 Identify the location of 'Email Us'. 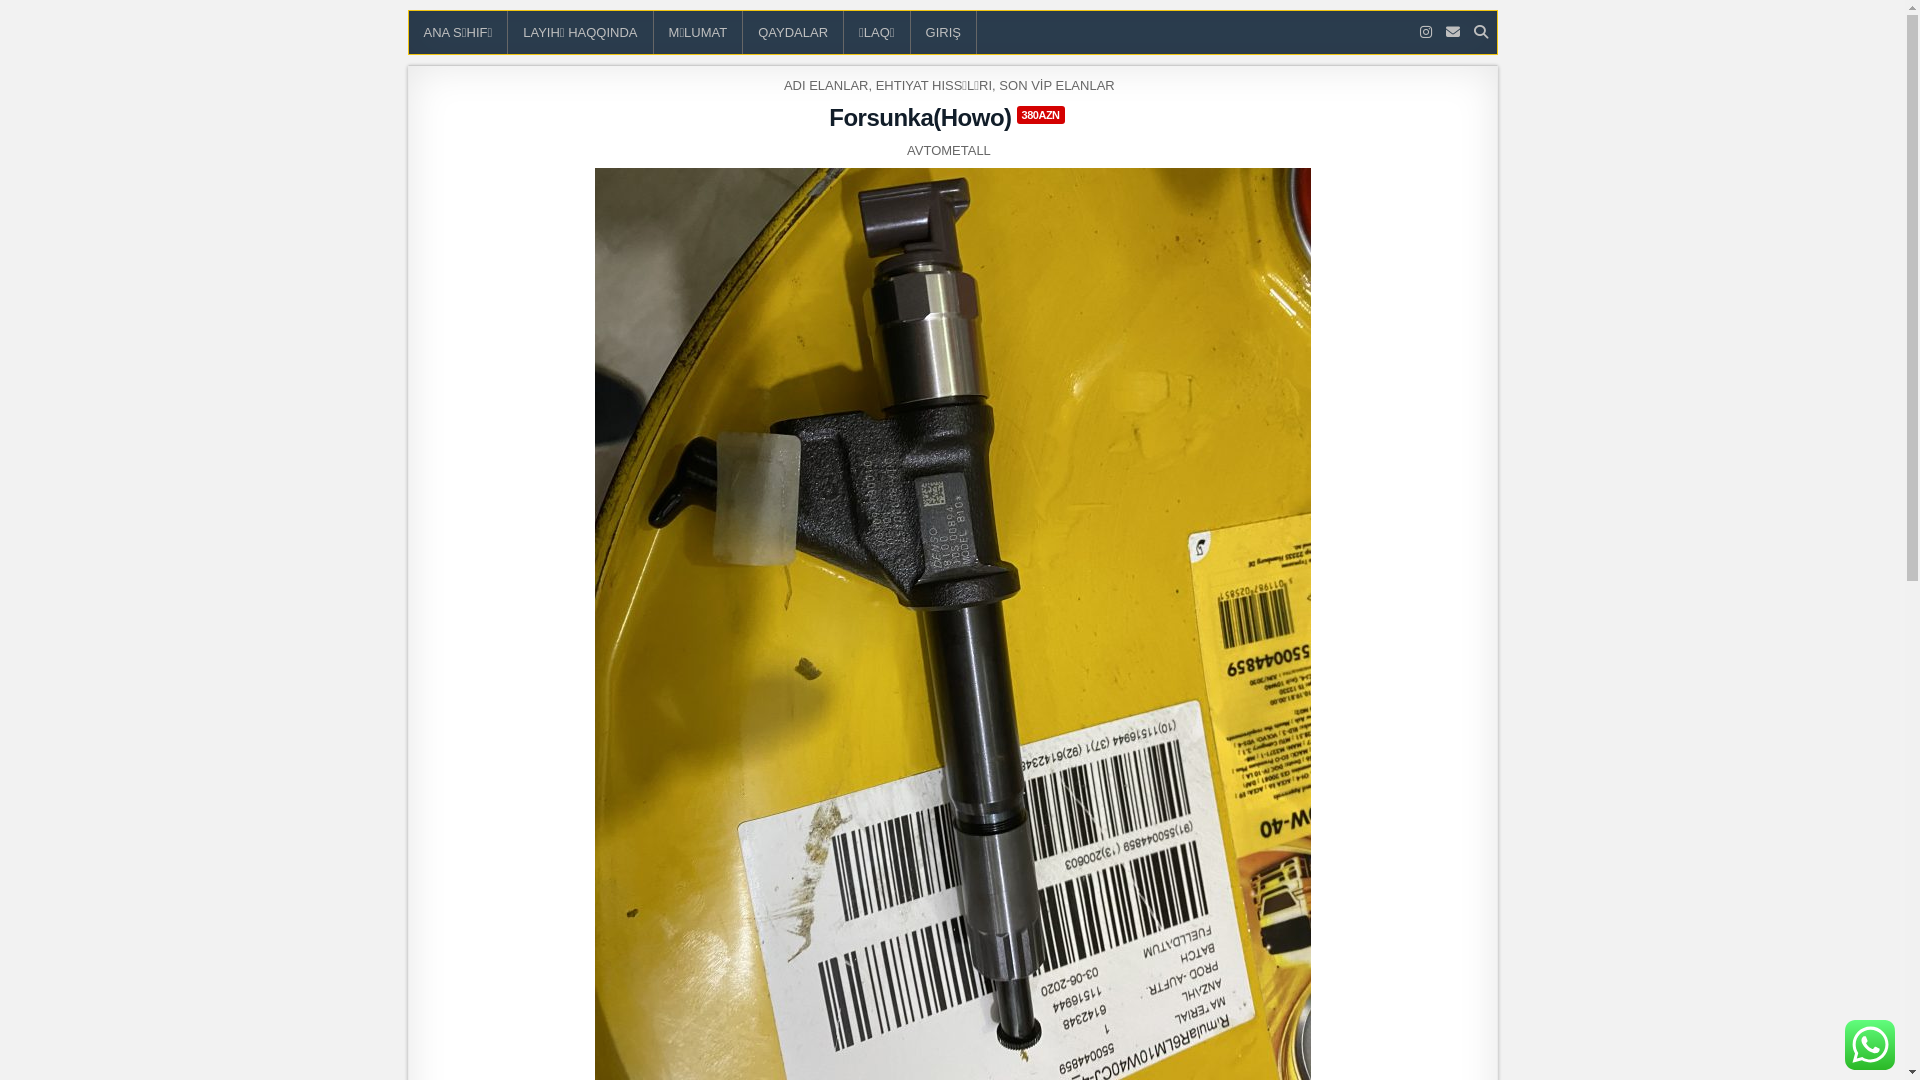
(1453, 32).